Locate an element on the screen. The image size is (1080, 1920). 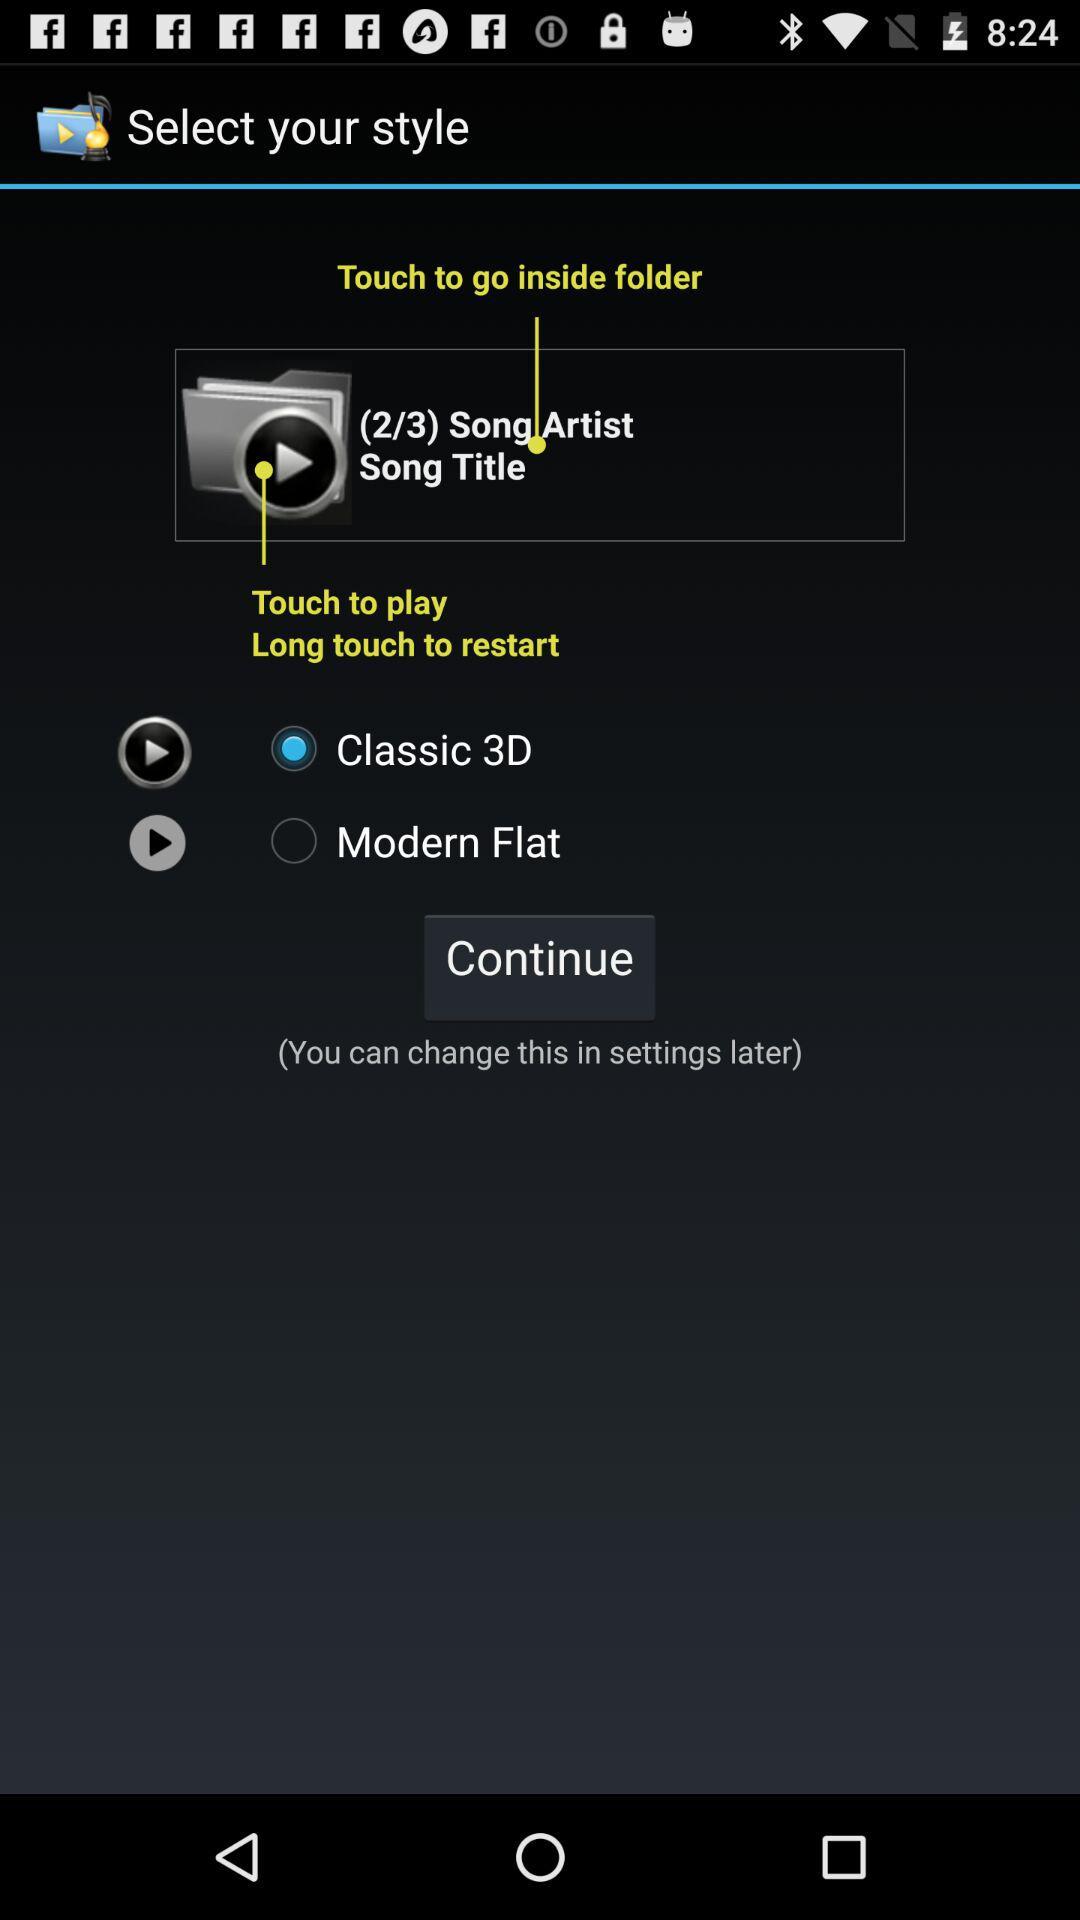
classic 3d is located at coordinates (392, 747).